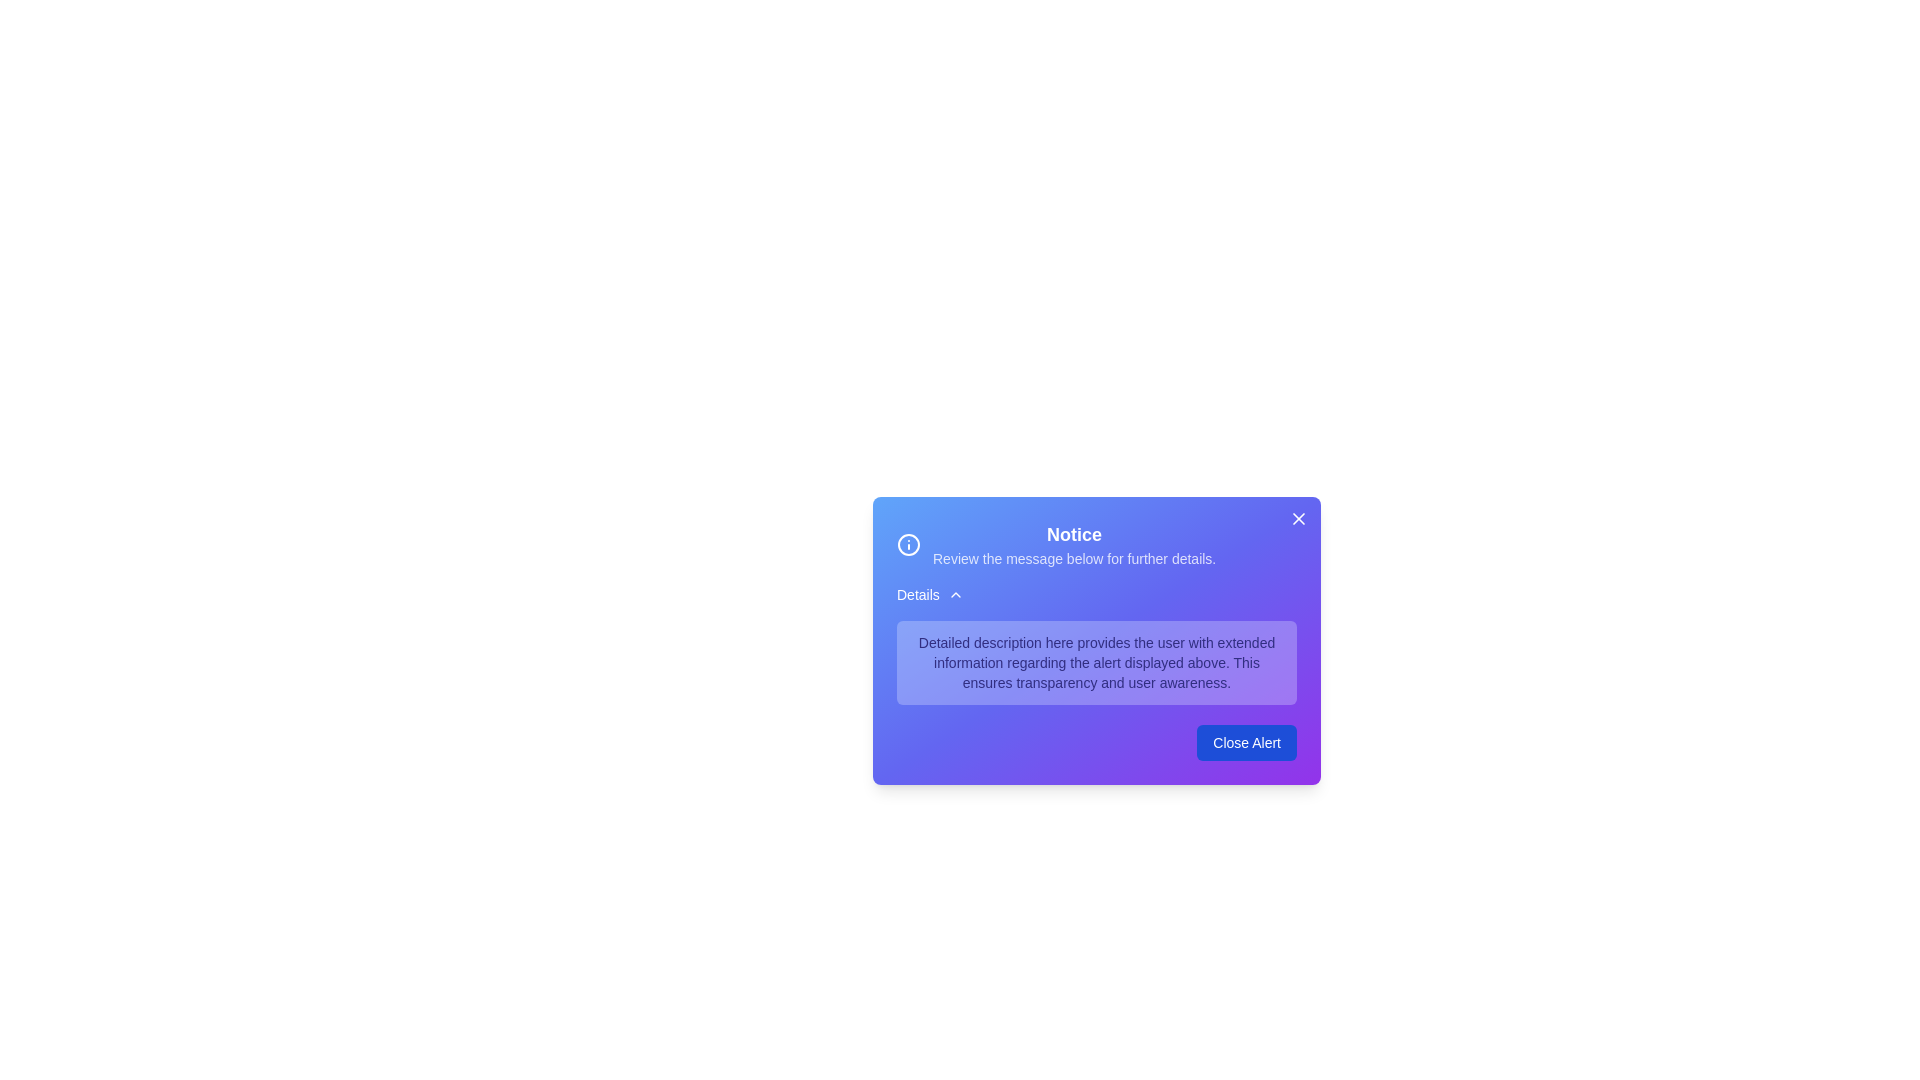 Image resolution: width=1920 pixels, height=1080 pixels. I want to click on the 'Close Alert' button to close the alert, so click(1246, 743).